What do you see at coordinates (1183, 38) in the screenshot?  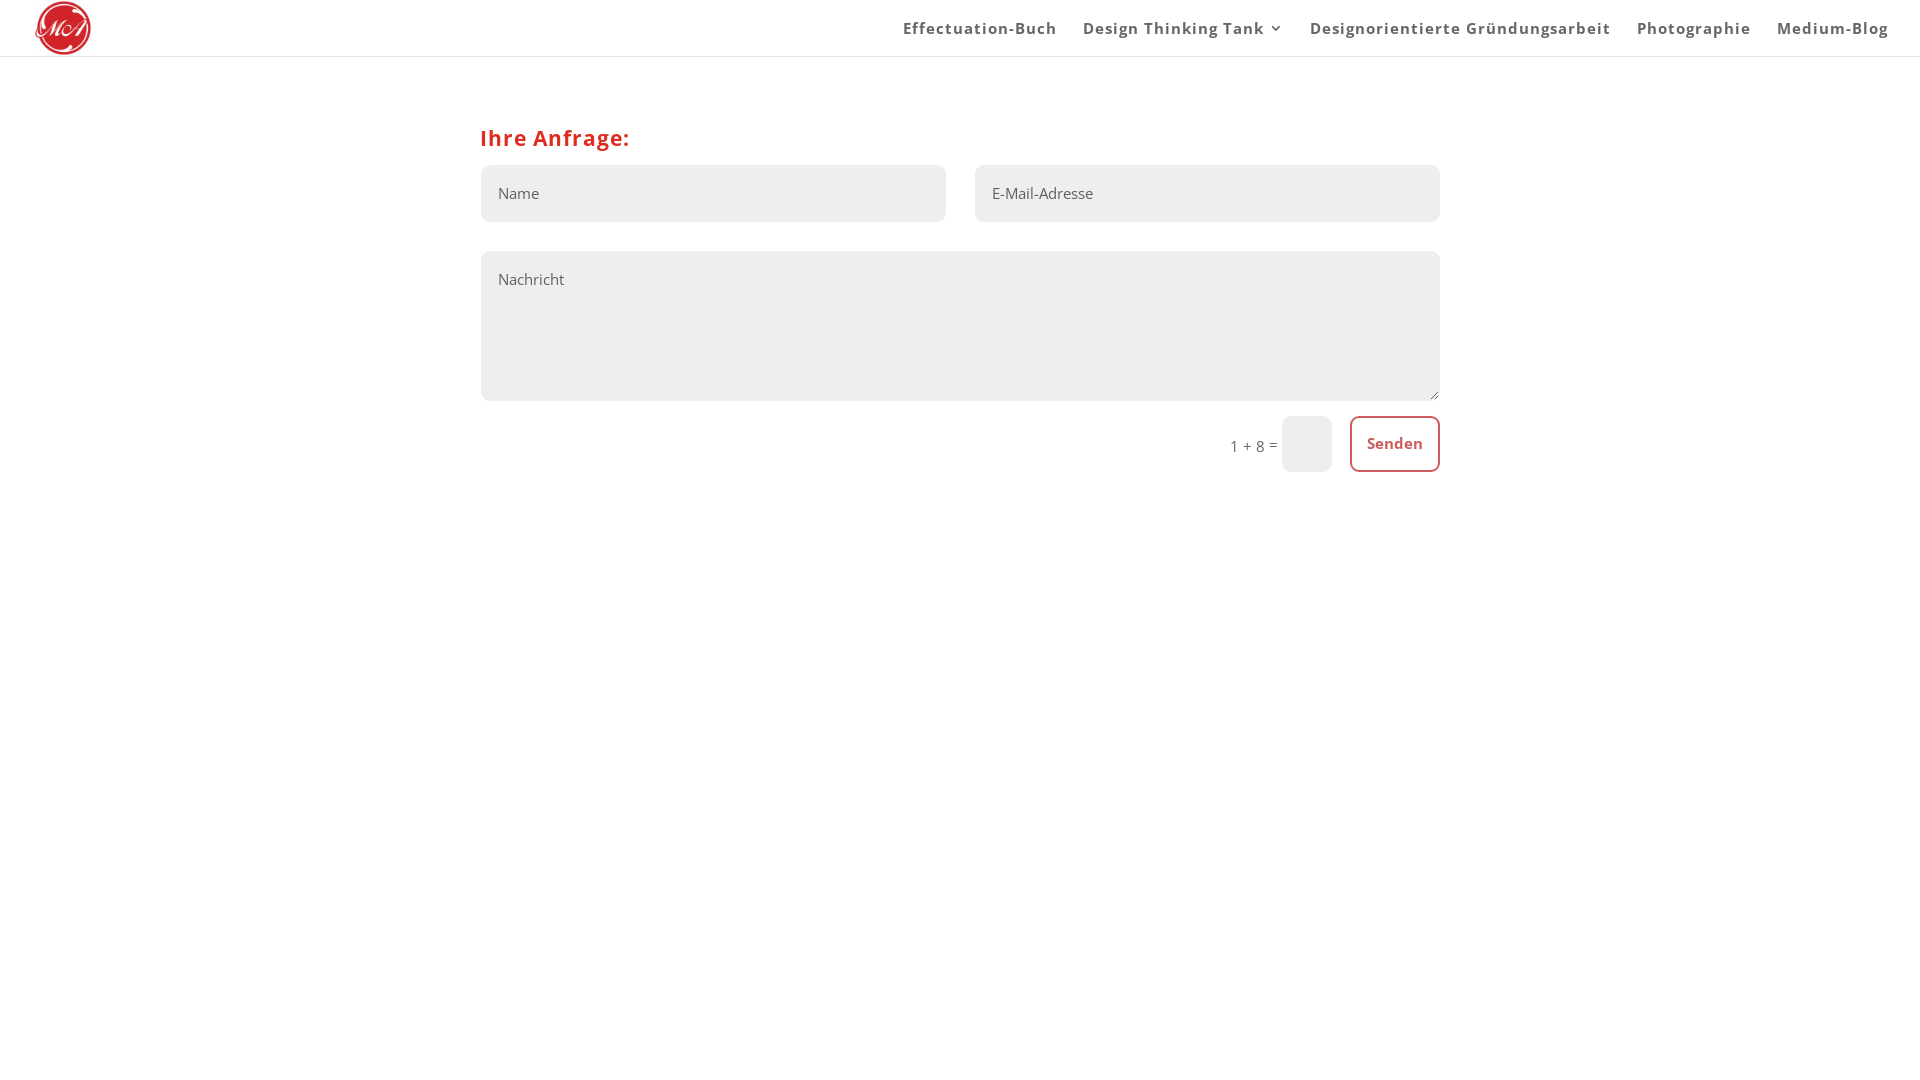 I see `'Design Thinking Tank'` at bounding box center [1183, 38].